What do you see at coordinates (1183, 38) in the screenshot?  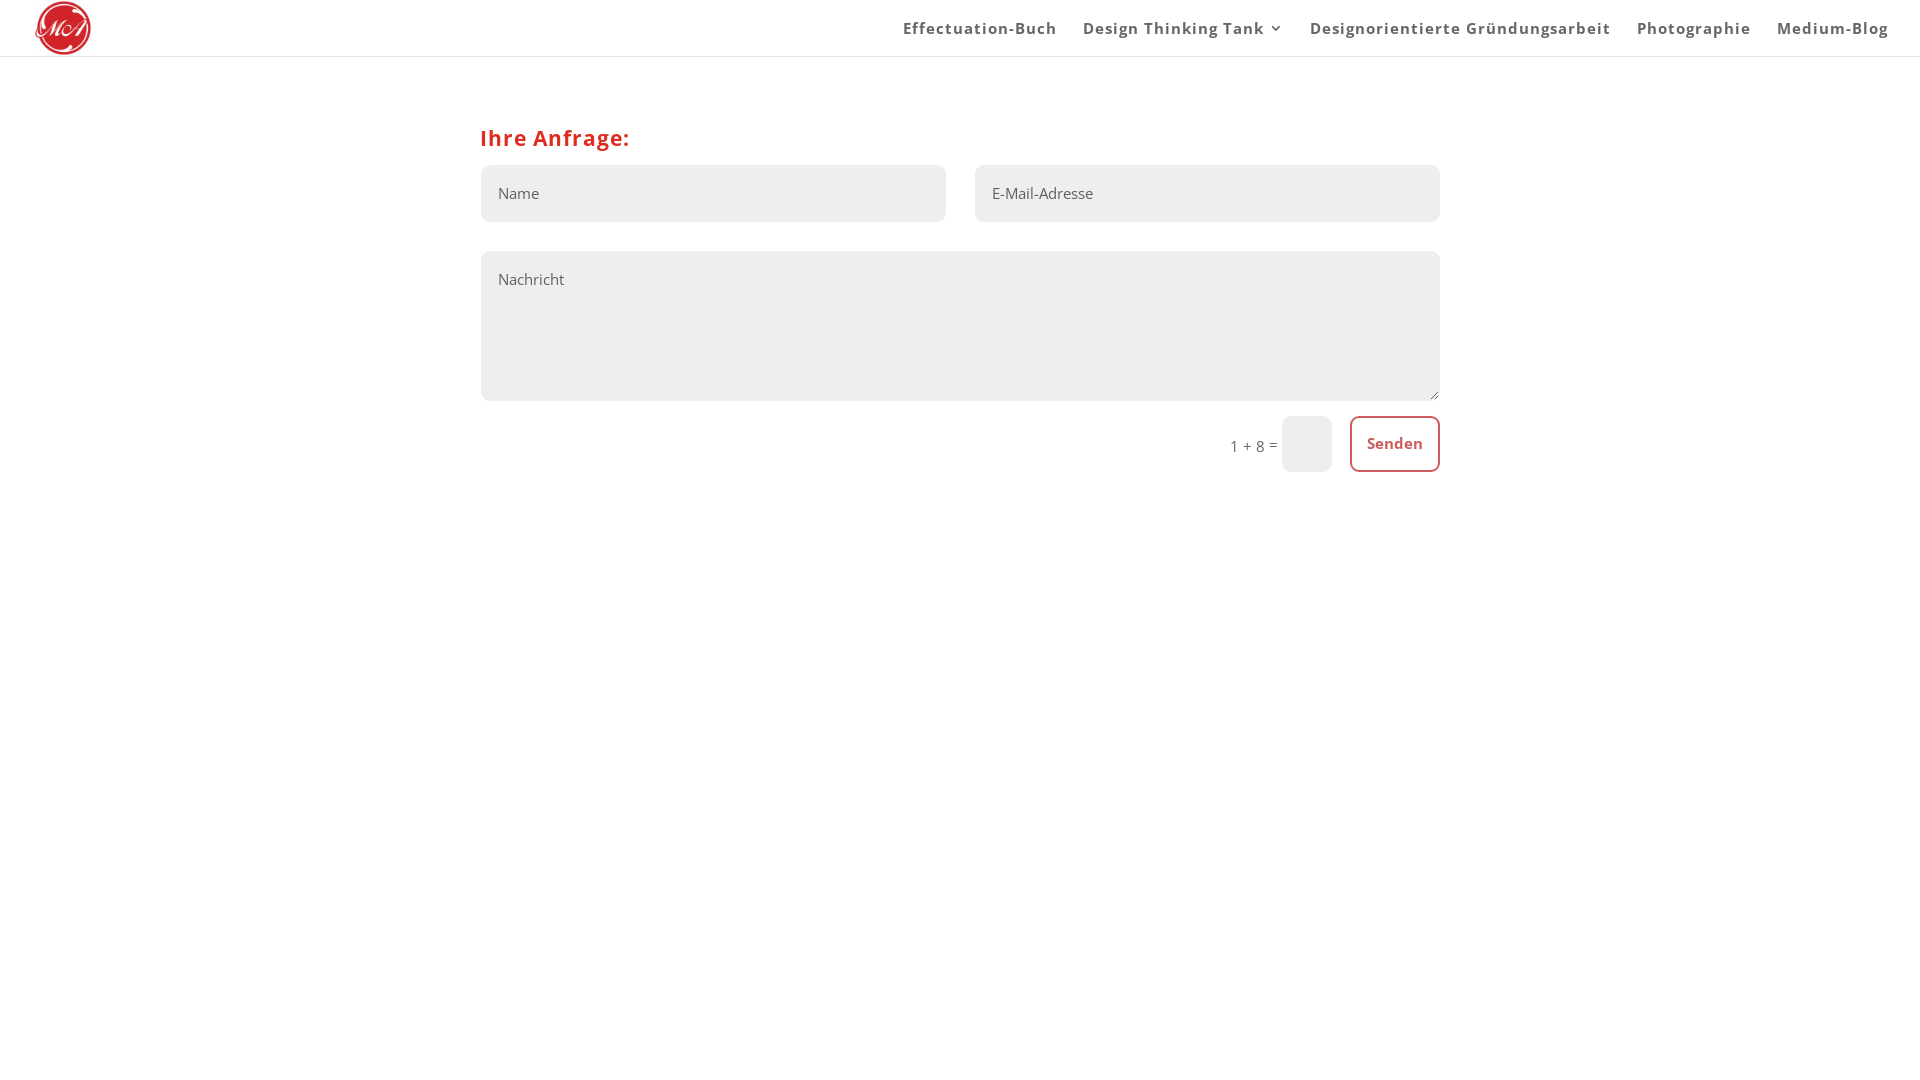 I see `'Design Thinking Tank'` at bounding box center [1183, 38].